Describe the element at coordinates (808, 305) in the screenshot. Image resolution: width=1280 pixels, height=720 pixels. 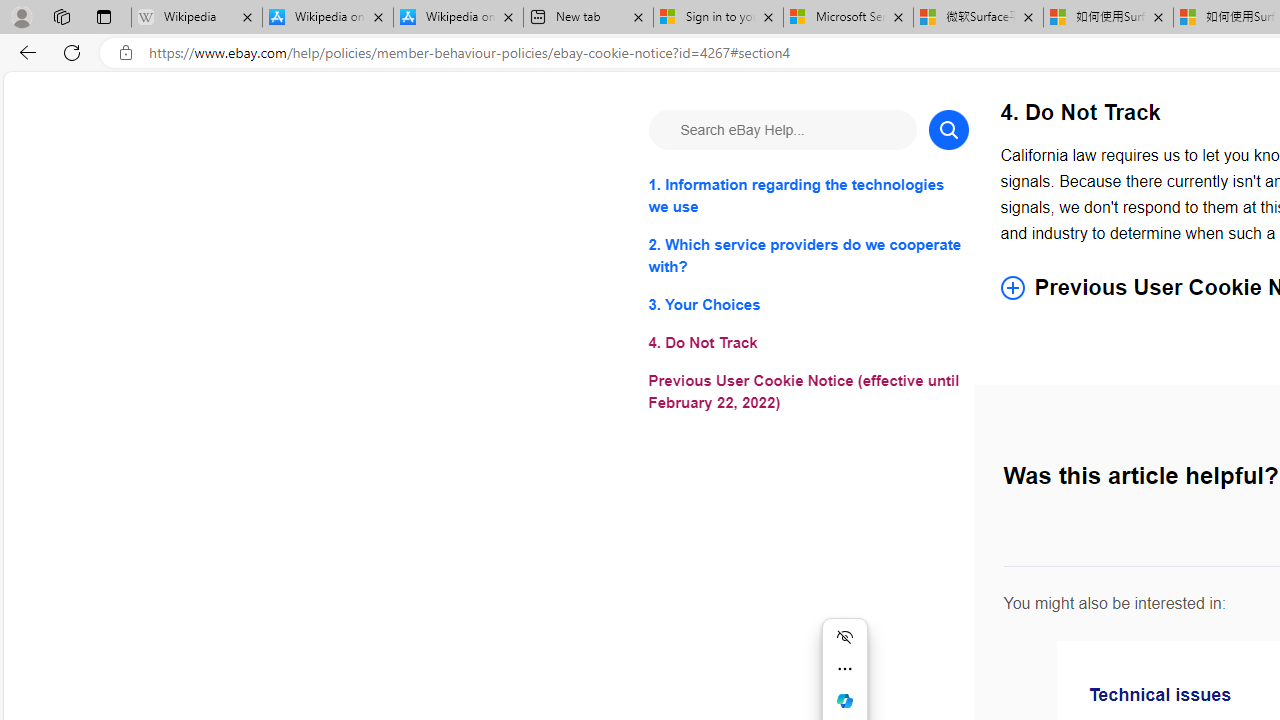
I see `'3. Your Choices'` at that location.